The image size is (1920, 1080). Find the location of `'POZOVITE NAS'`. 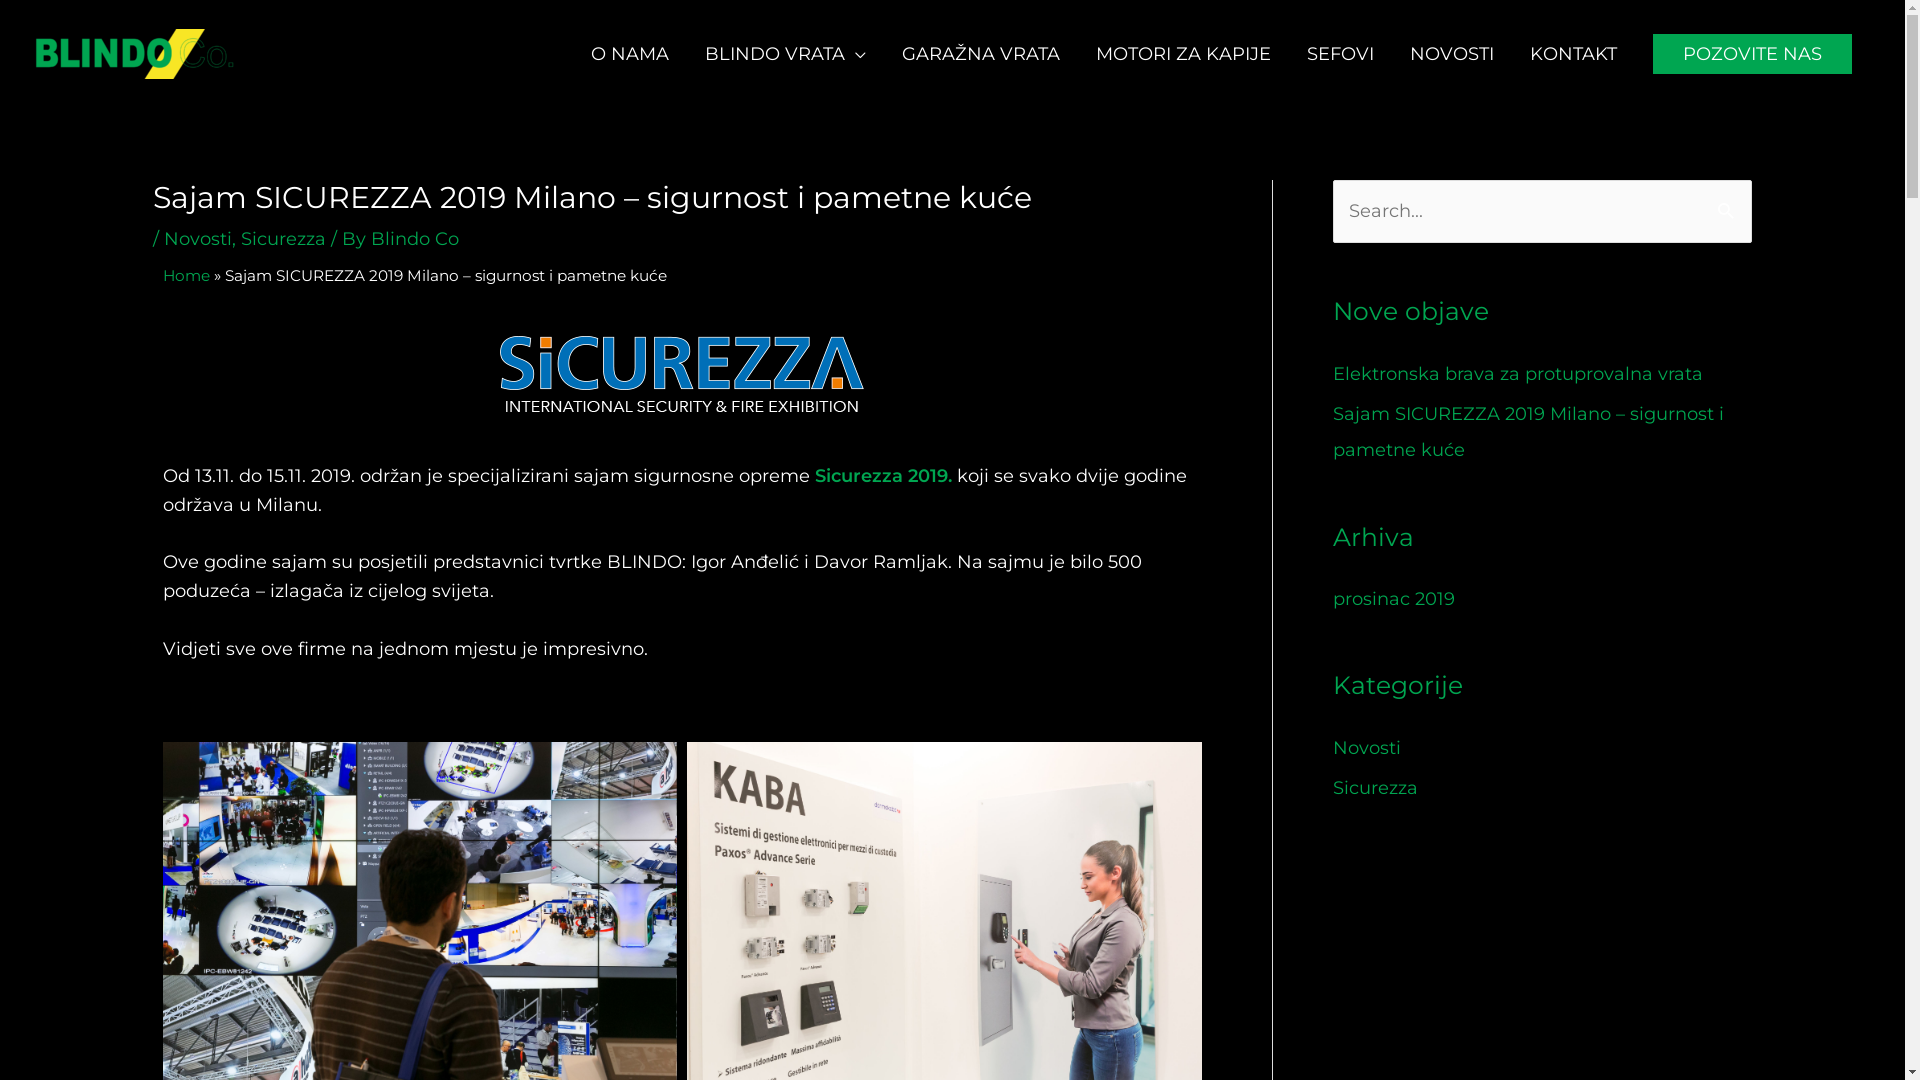

'POZOVITE NAS' is located at coordinates (1751, 53).